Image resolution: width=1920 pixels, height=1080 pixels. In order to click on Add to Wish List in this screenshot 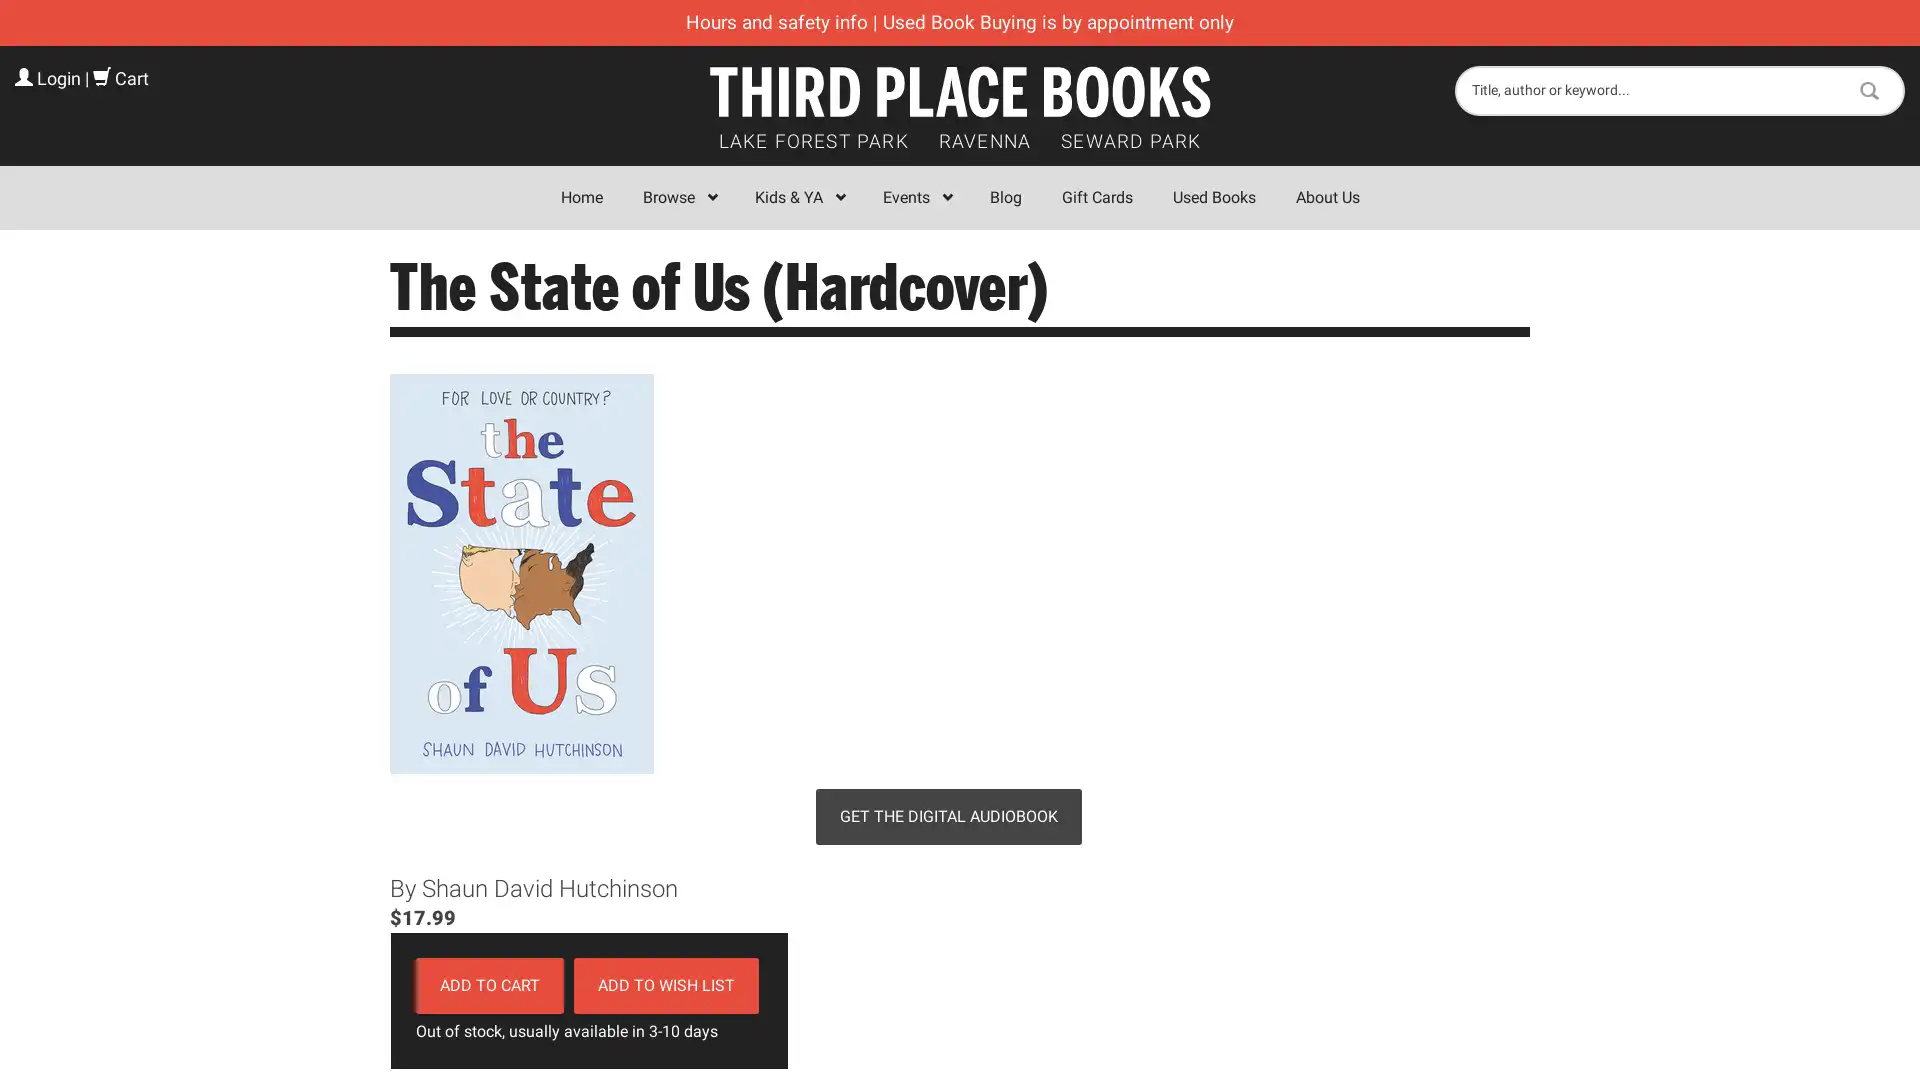, I will do `click(666, 983)`.